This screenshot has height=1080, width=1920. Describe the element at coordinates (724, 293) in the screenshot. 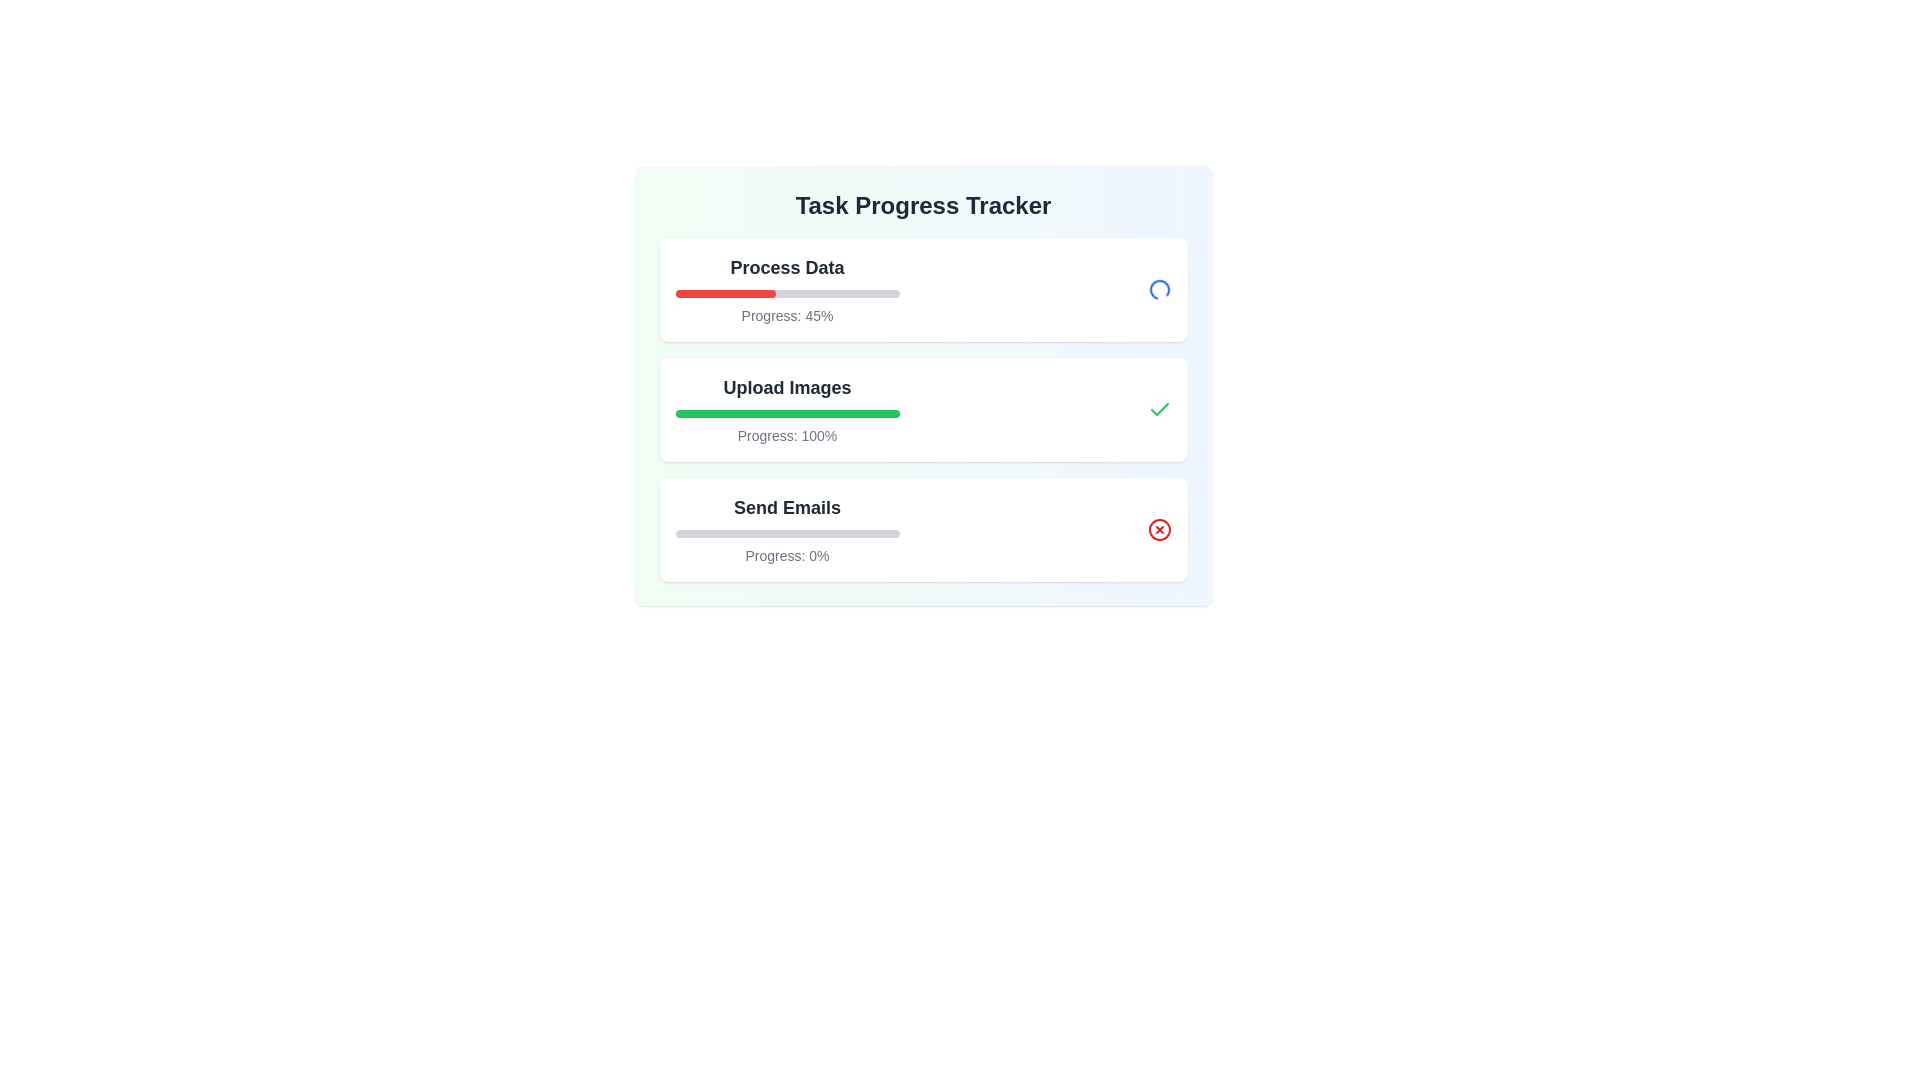

I see `the Progress Indicator that visually indicates a 45% completion for the 'Process Data' task, located in the top progress bar` at that location.